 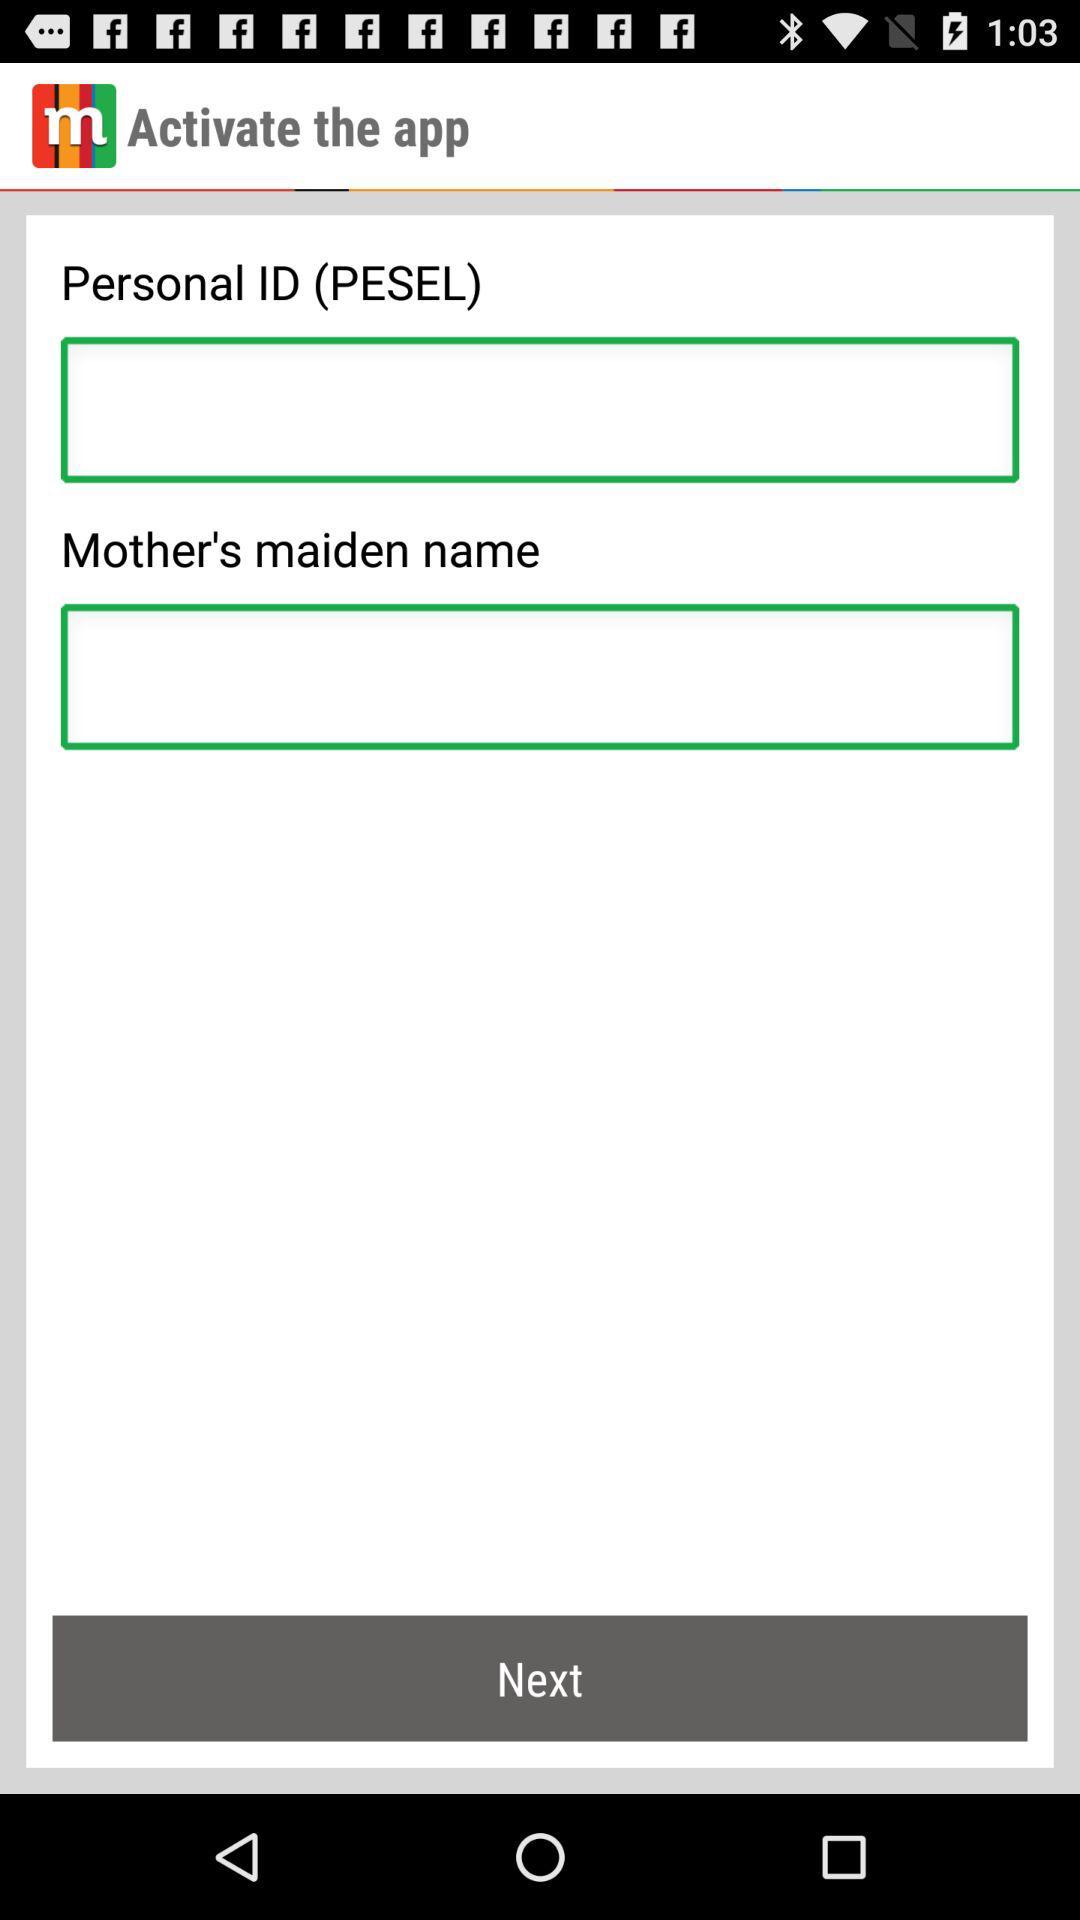 What do you see at coordinates (540, 1678) in the screenshot?
I see `next item` at bounding box center [540, 1678].